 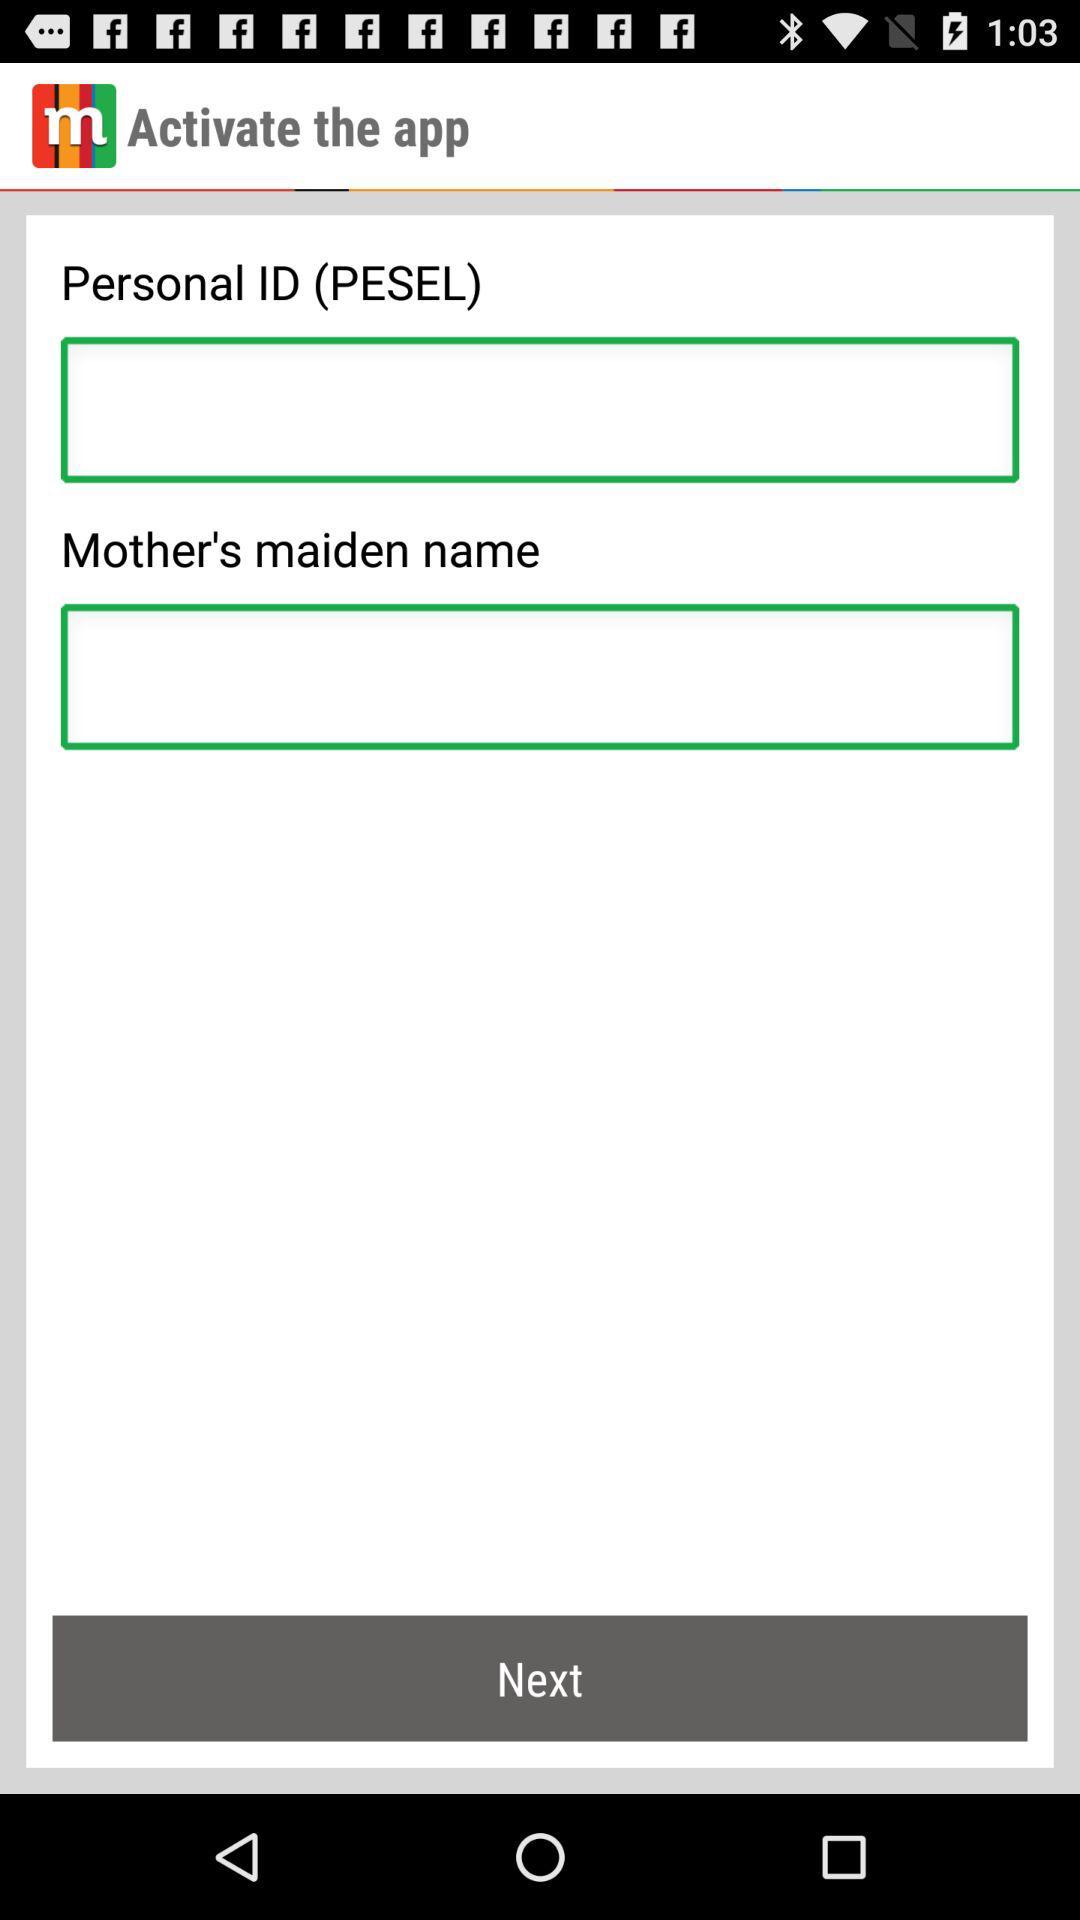 What do you see at coordinates (540, 1678) in the screenshot?
I see `next item` at bounding box center [540, 1678].